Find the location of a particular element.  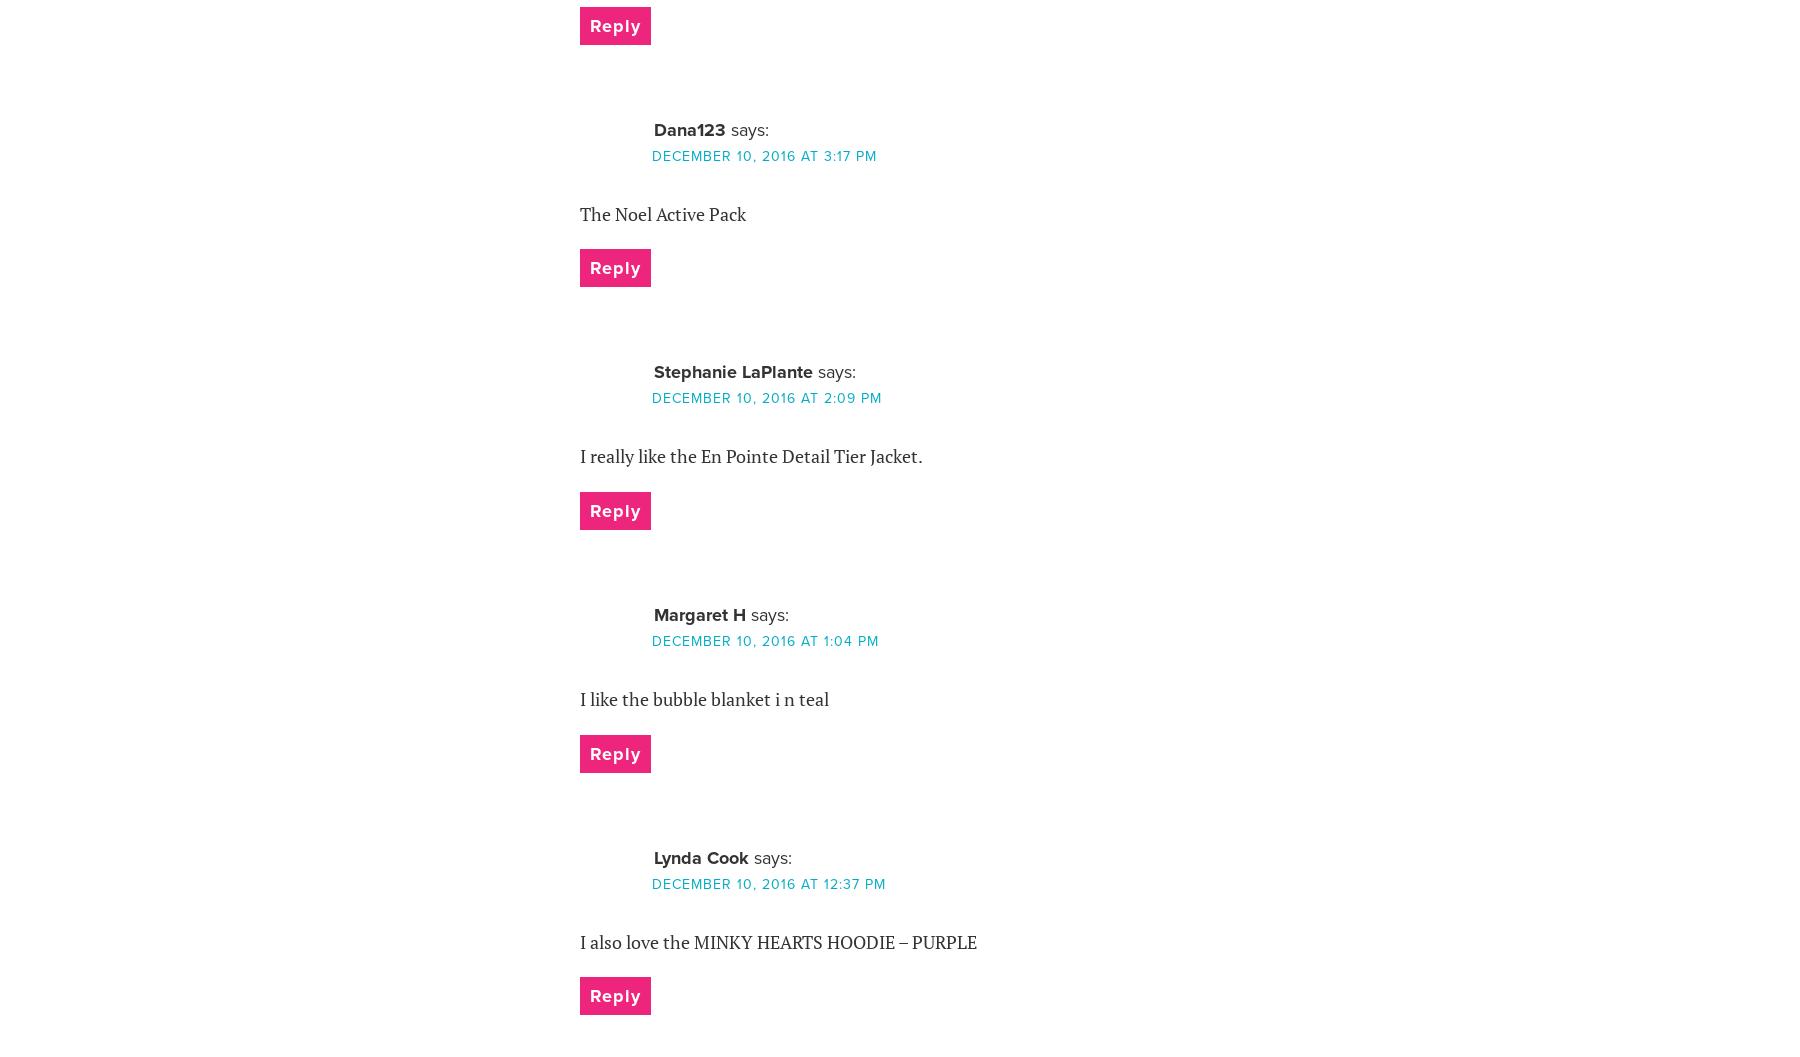

'Stephanie LaPlante' is located at coordinates (731, 371).